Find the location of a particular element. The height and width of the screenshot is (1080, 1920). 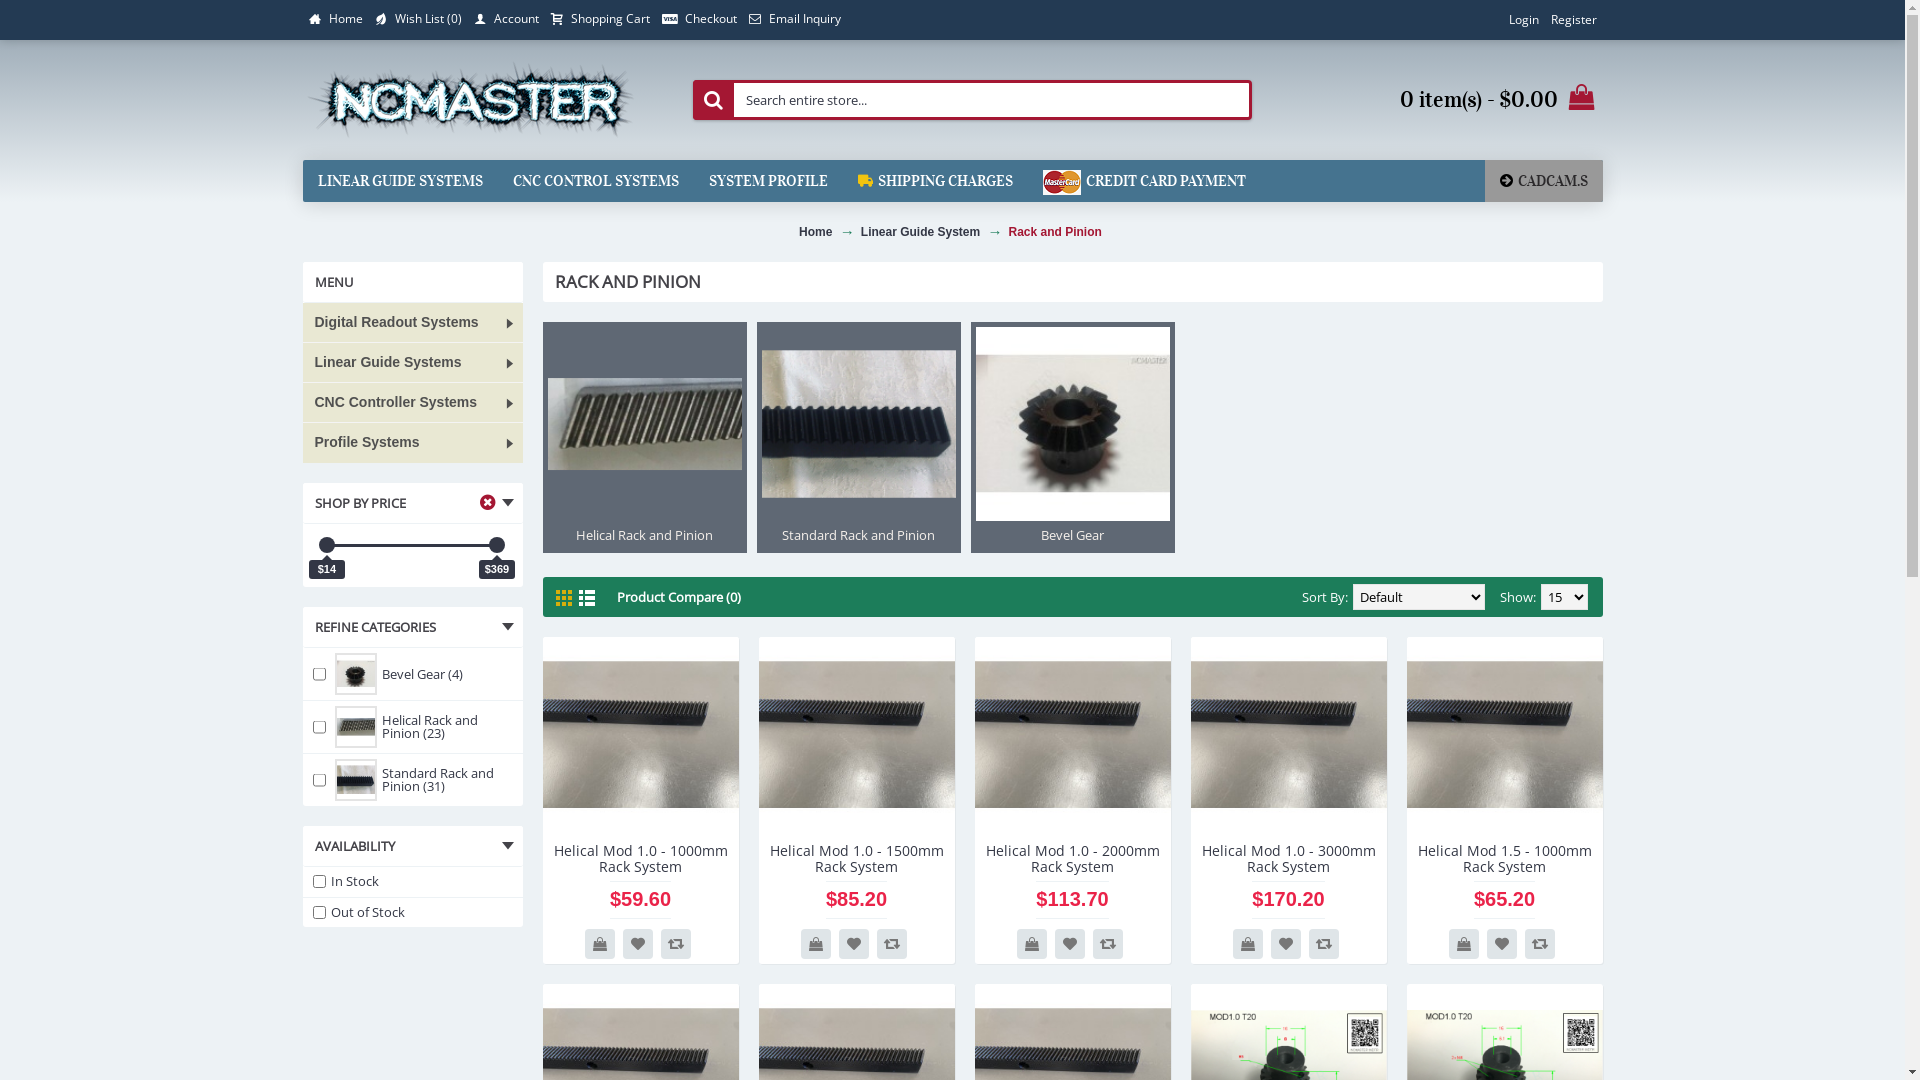

'Helical Rack and Pinion' is located at coordinates (643, 436).